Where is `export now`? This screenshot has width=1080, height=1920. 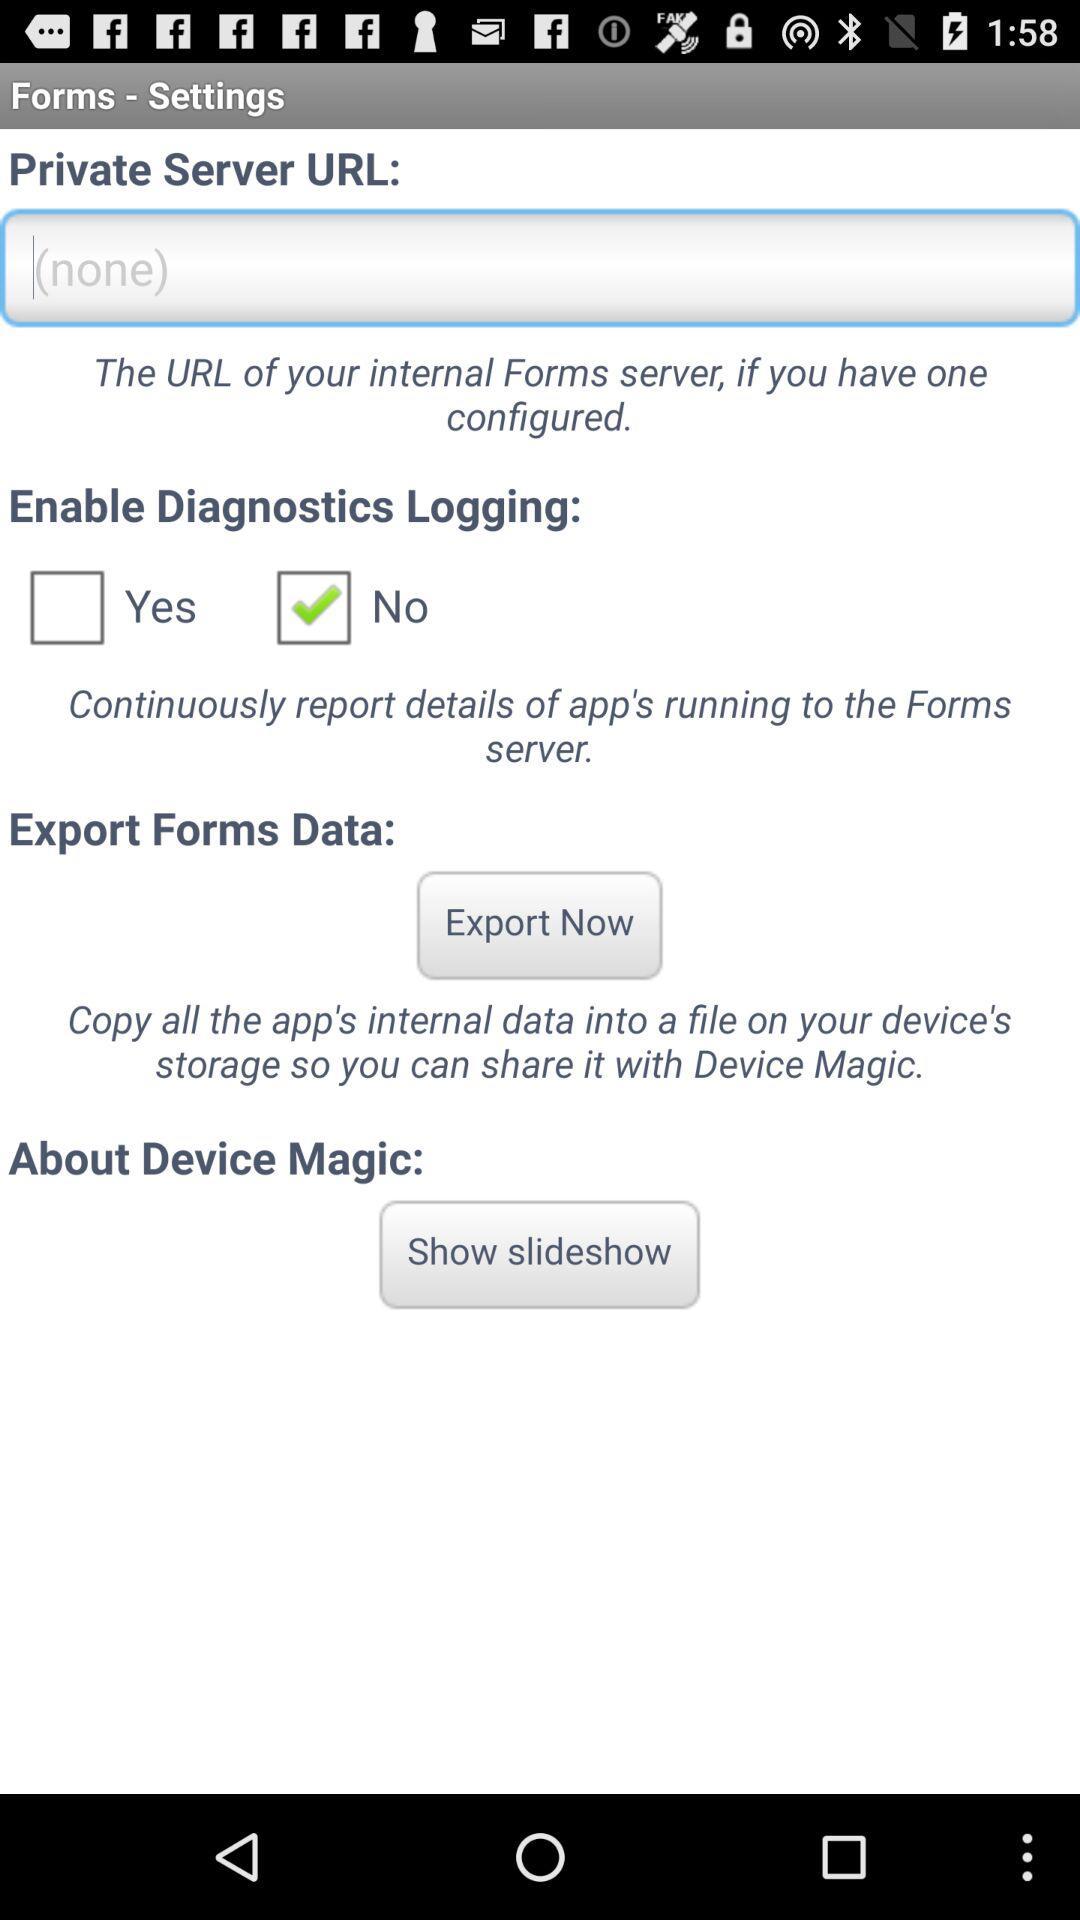
export now is located at coordinates (538, 924).